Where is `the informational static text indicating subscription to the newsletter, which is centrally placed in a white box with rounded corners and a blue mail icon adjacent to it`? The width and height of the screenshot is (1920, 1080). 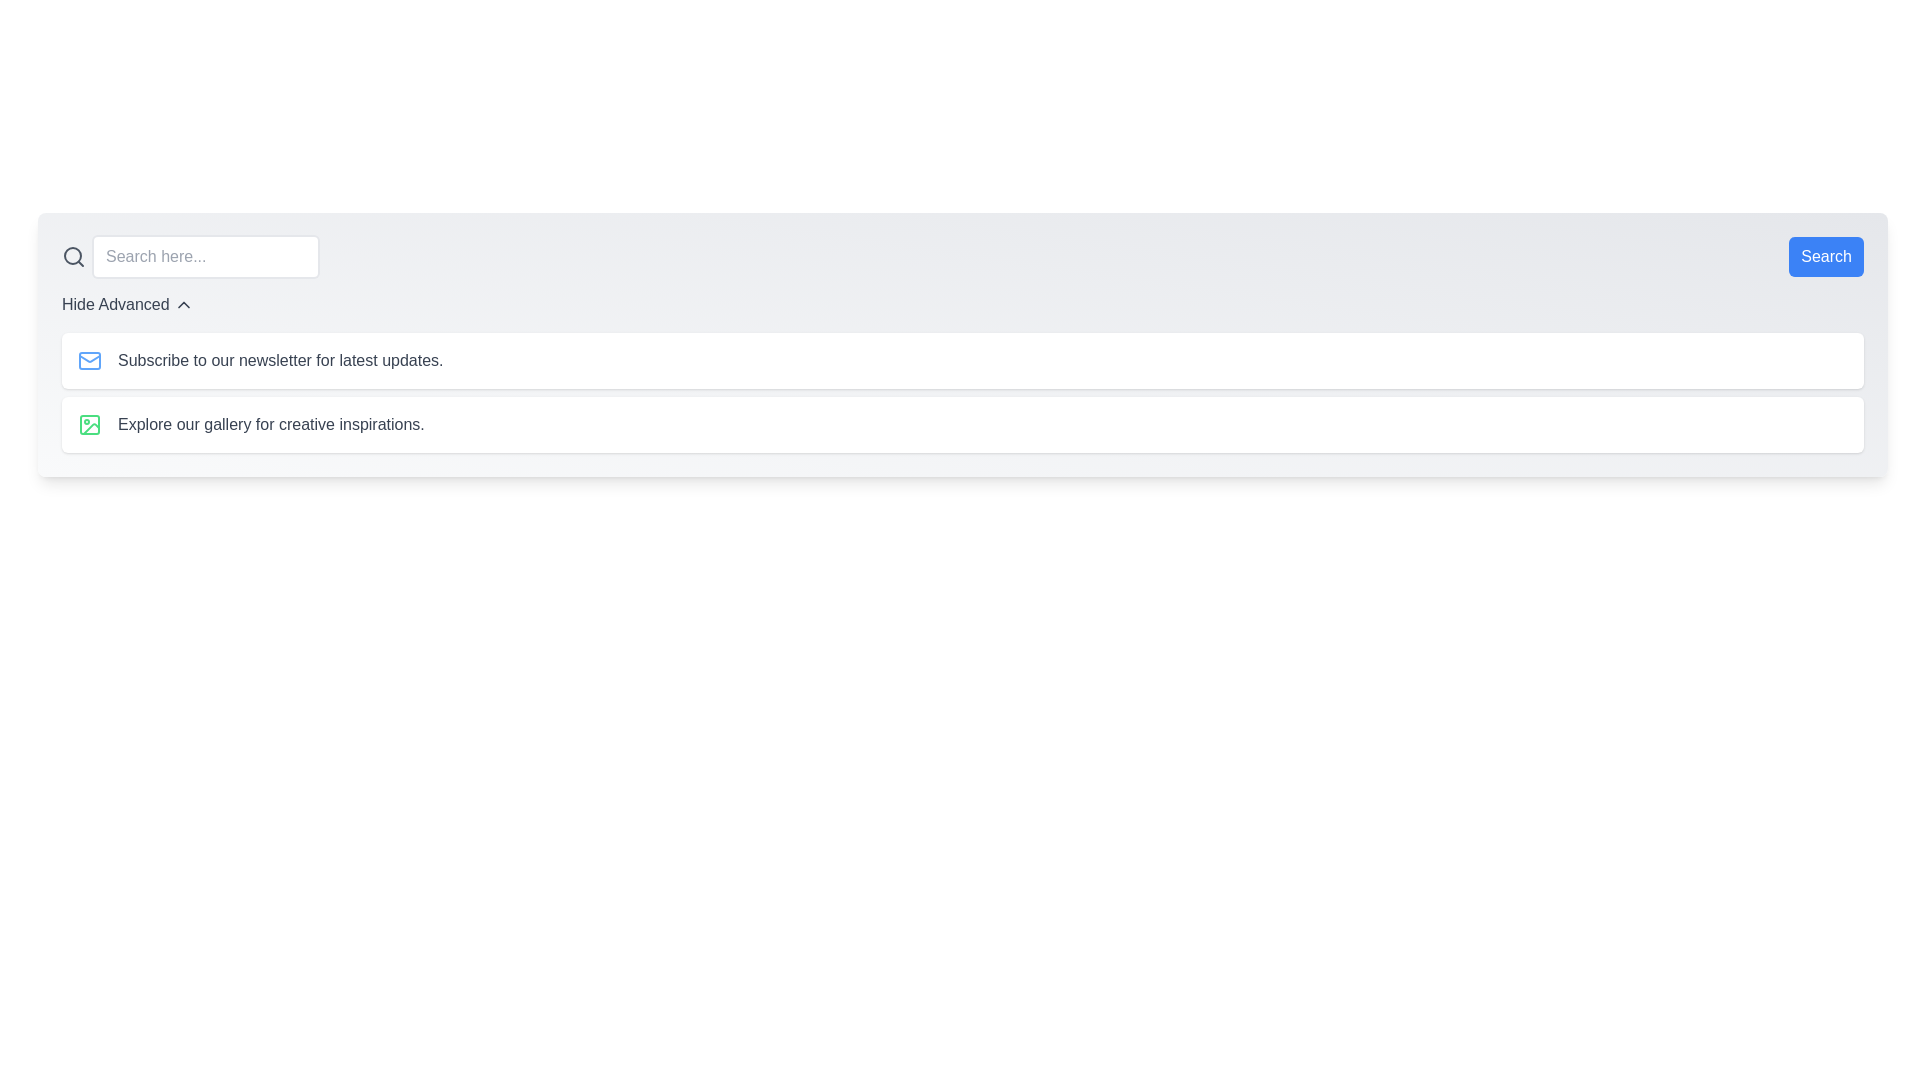 the informational static text indicating subscription to the newsletter, which is centrally placed in a white box with rounded corners and a blue mail icon adjacent to it is located at coordinates (279, 361).